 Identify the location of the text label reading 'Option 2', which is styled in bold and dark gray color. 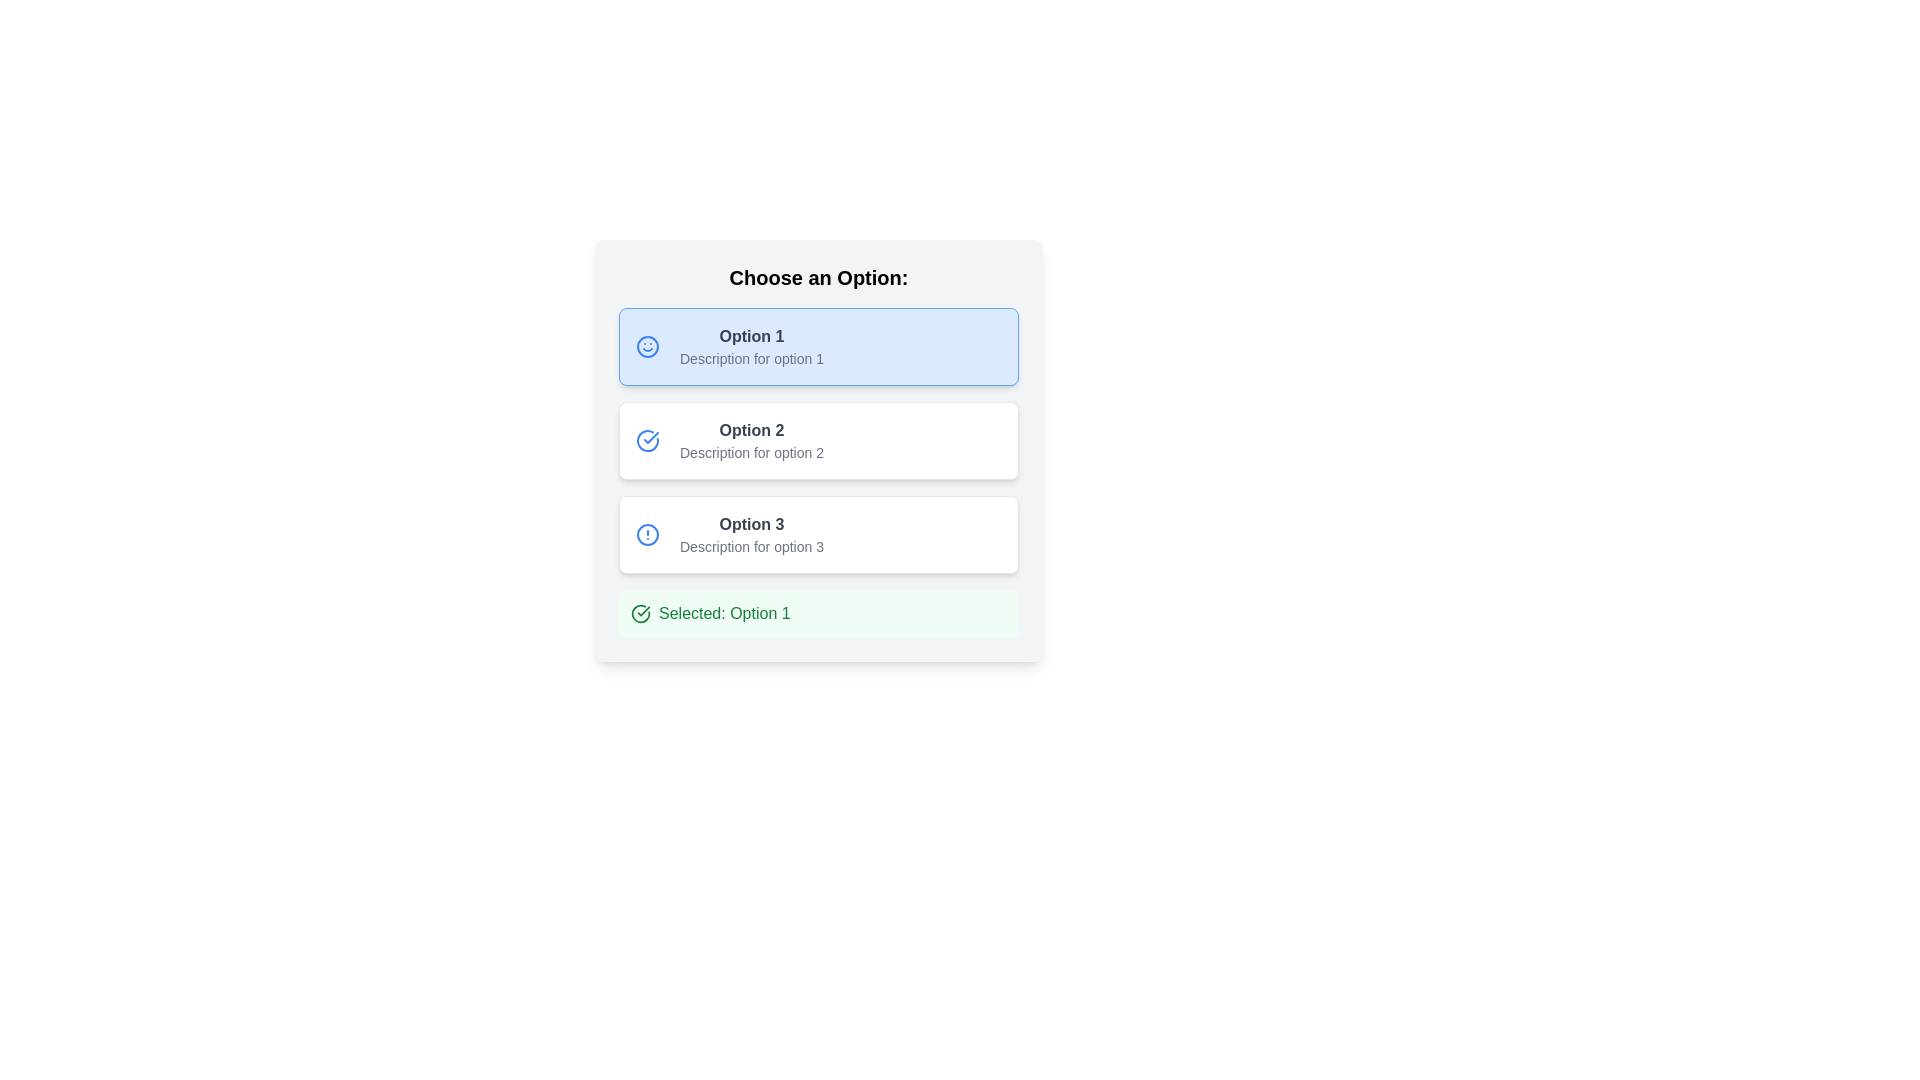
(751, 430).